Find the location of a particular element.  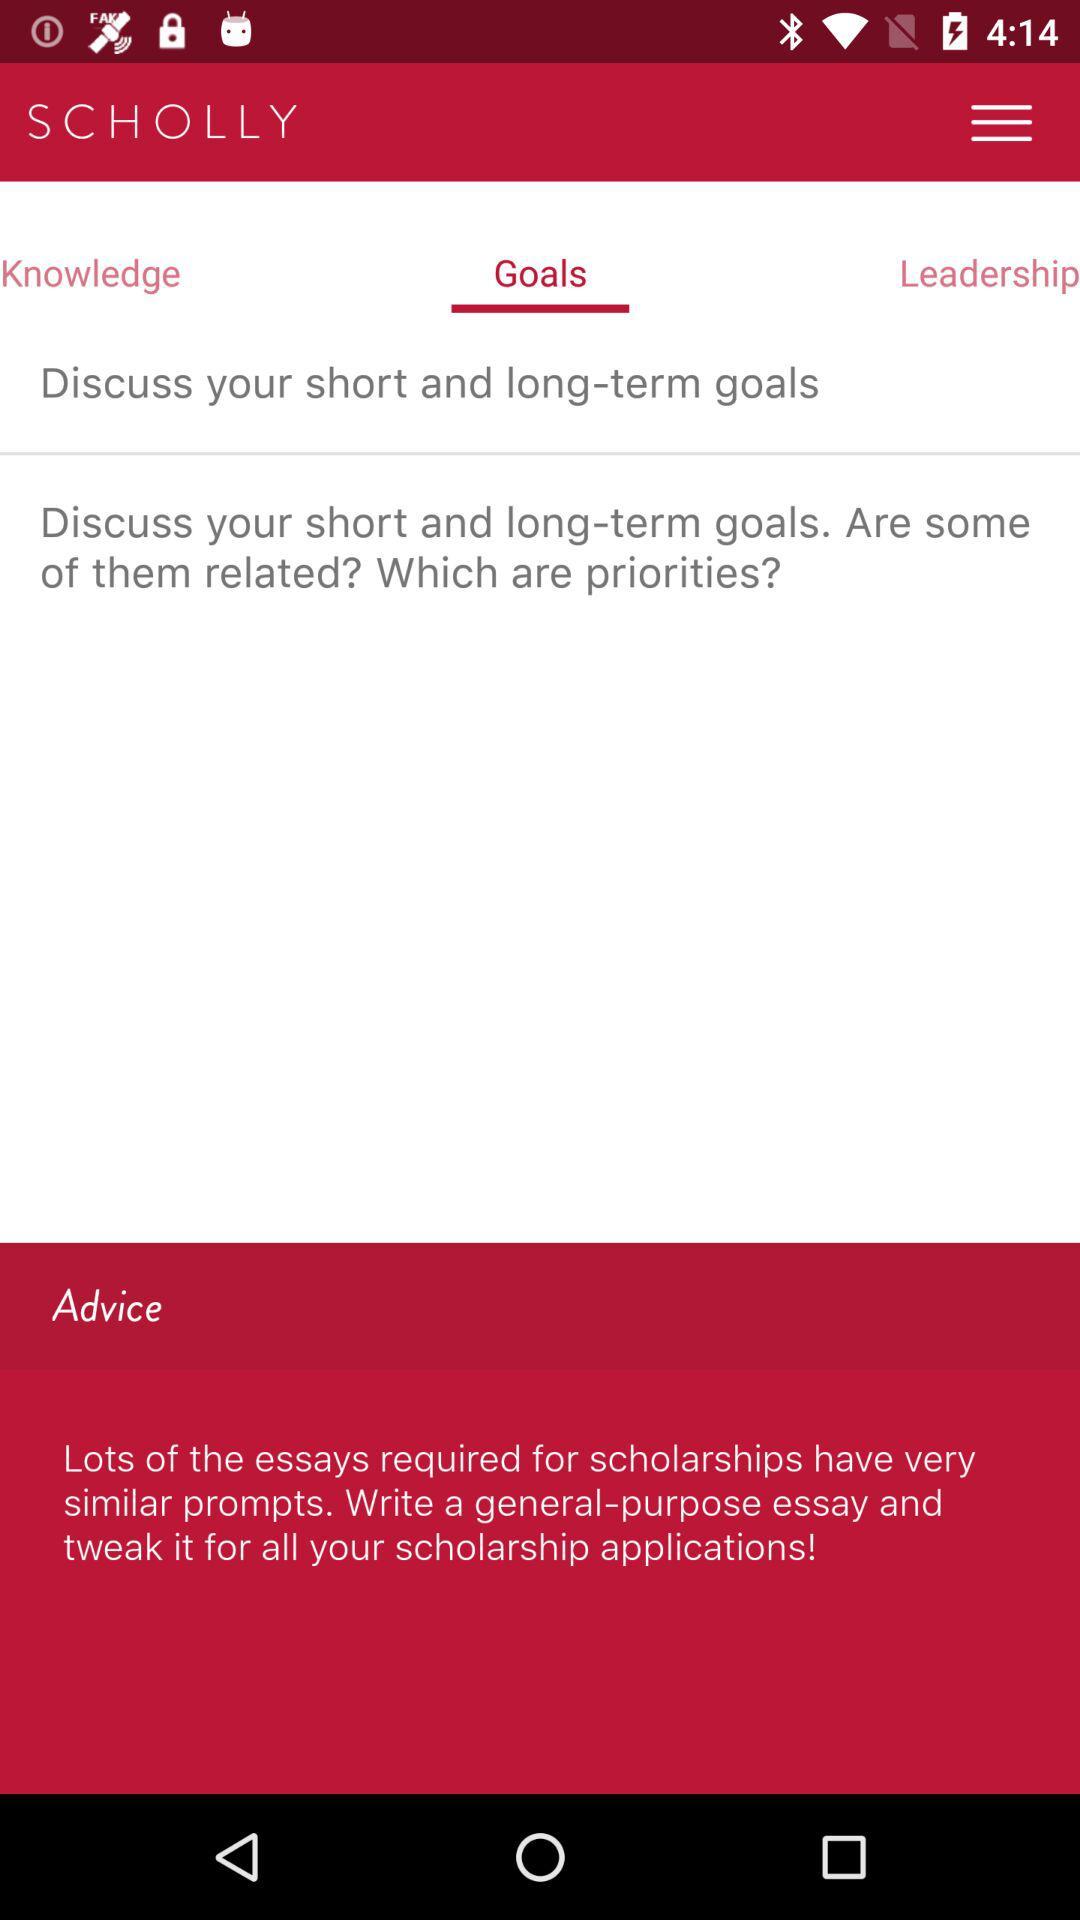

the menu icon is located at coordinates (1001, 121).